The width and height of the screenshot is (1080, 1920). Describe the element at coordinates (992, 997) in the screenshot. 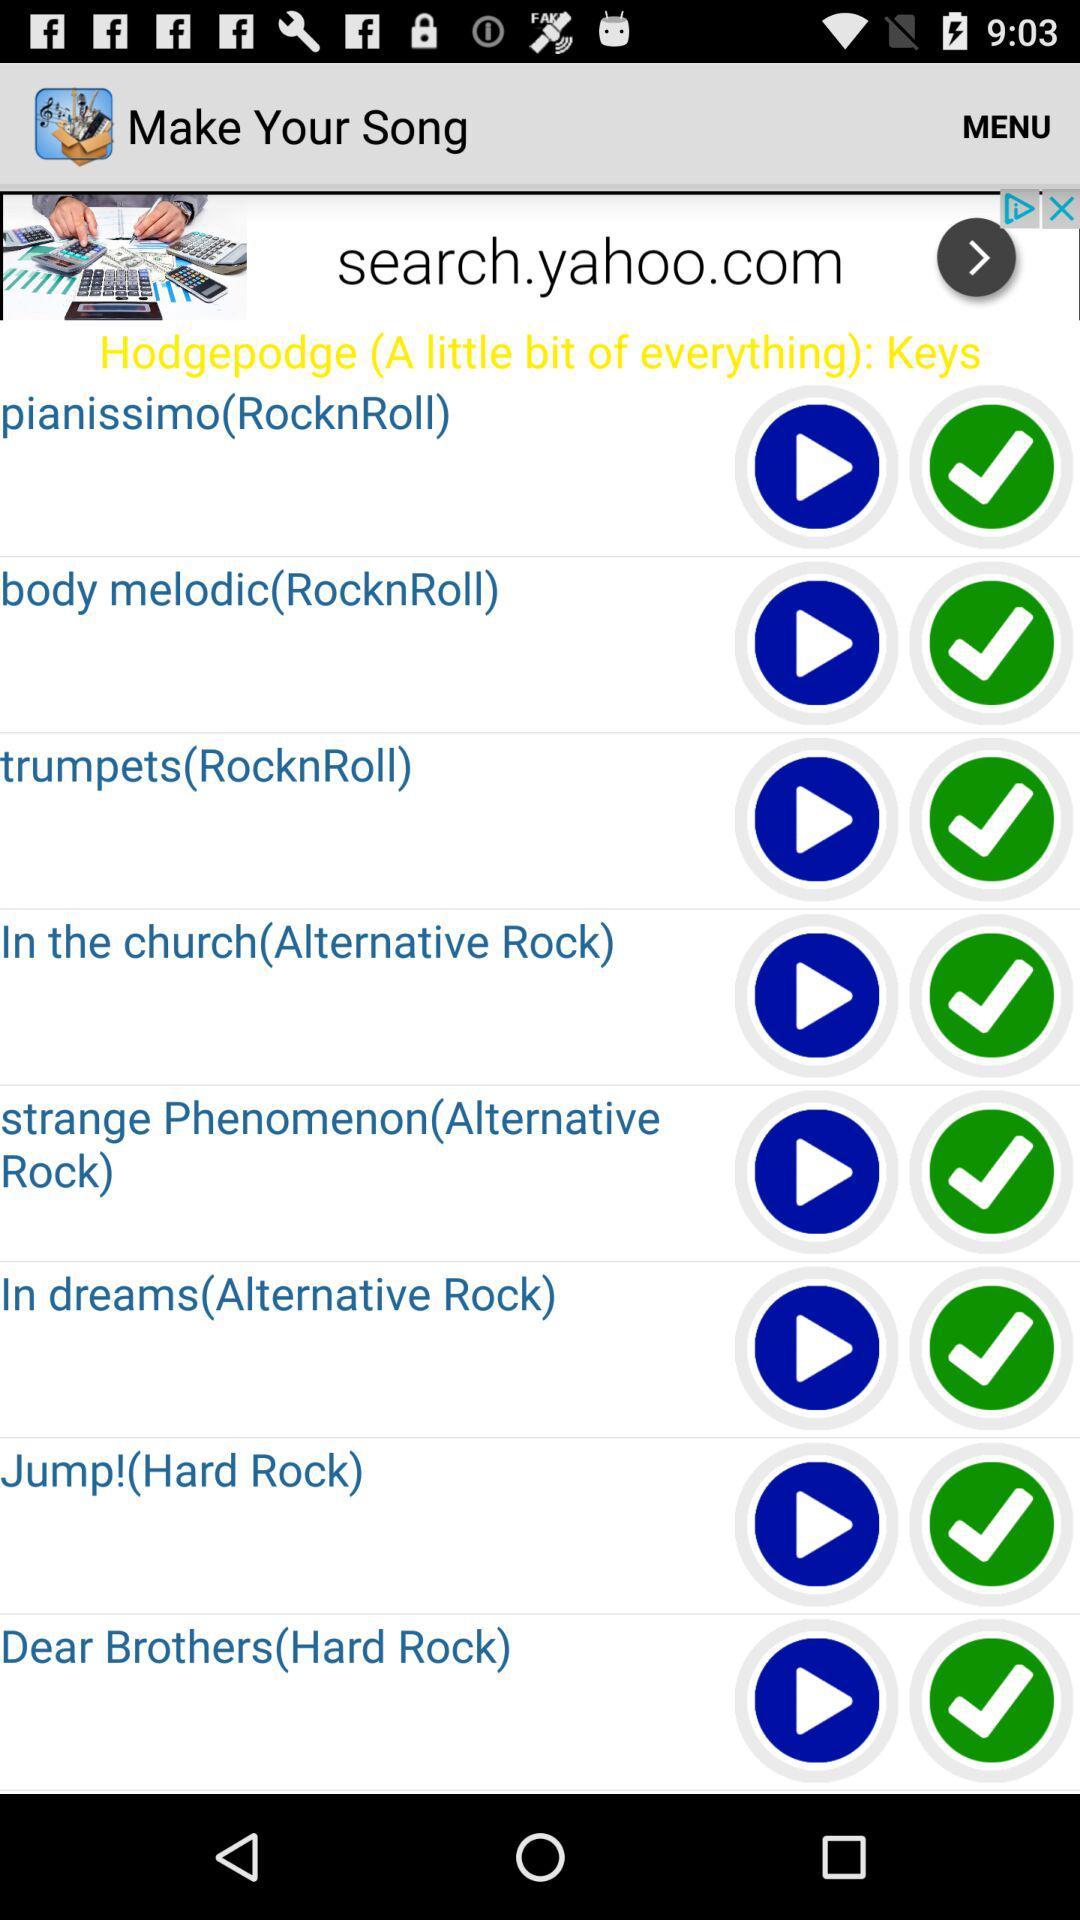

I see `option` at that location.